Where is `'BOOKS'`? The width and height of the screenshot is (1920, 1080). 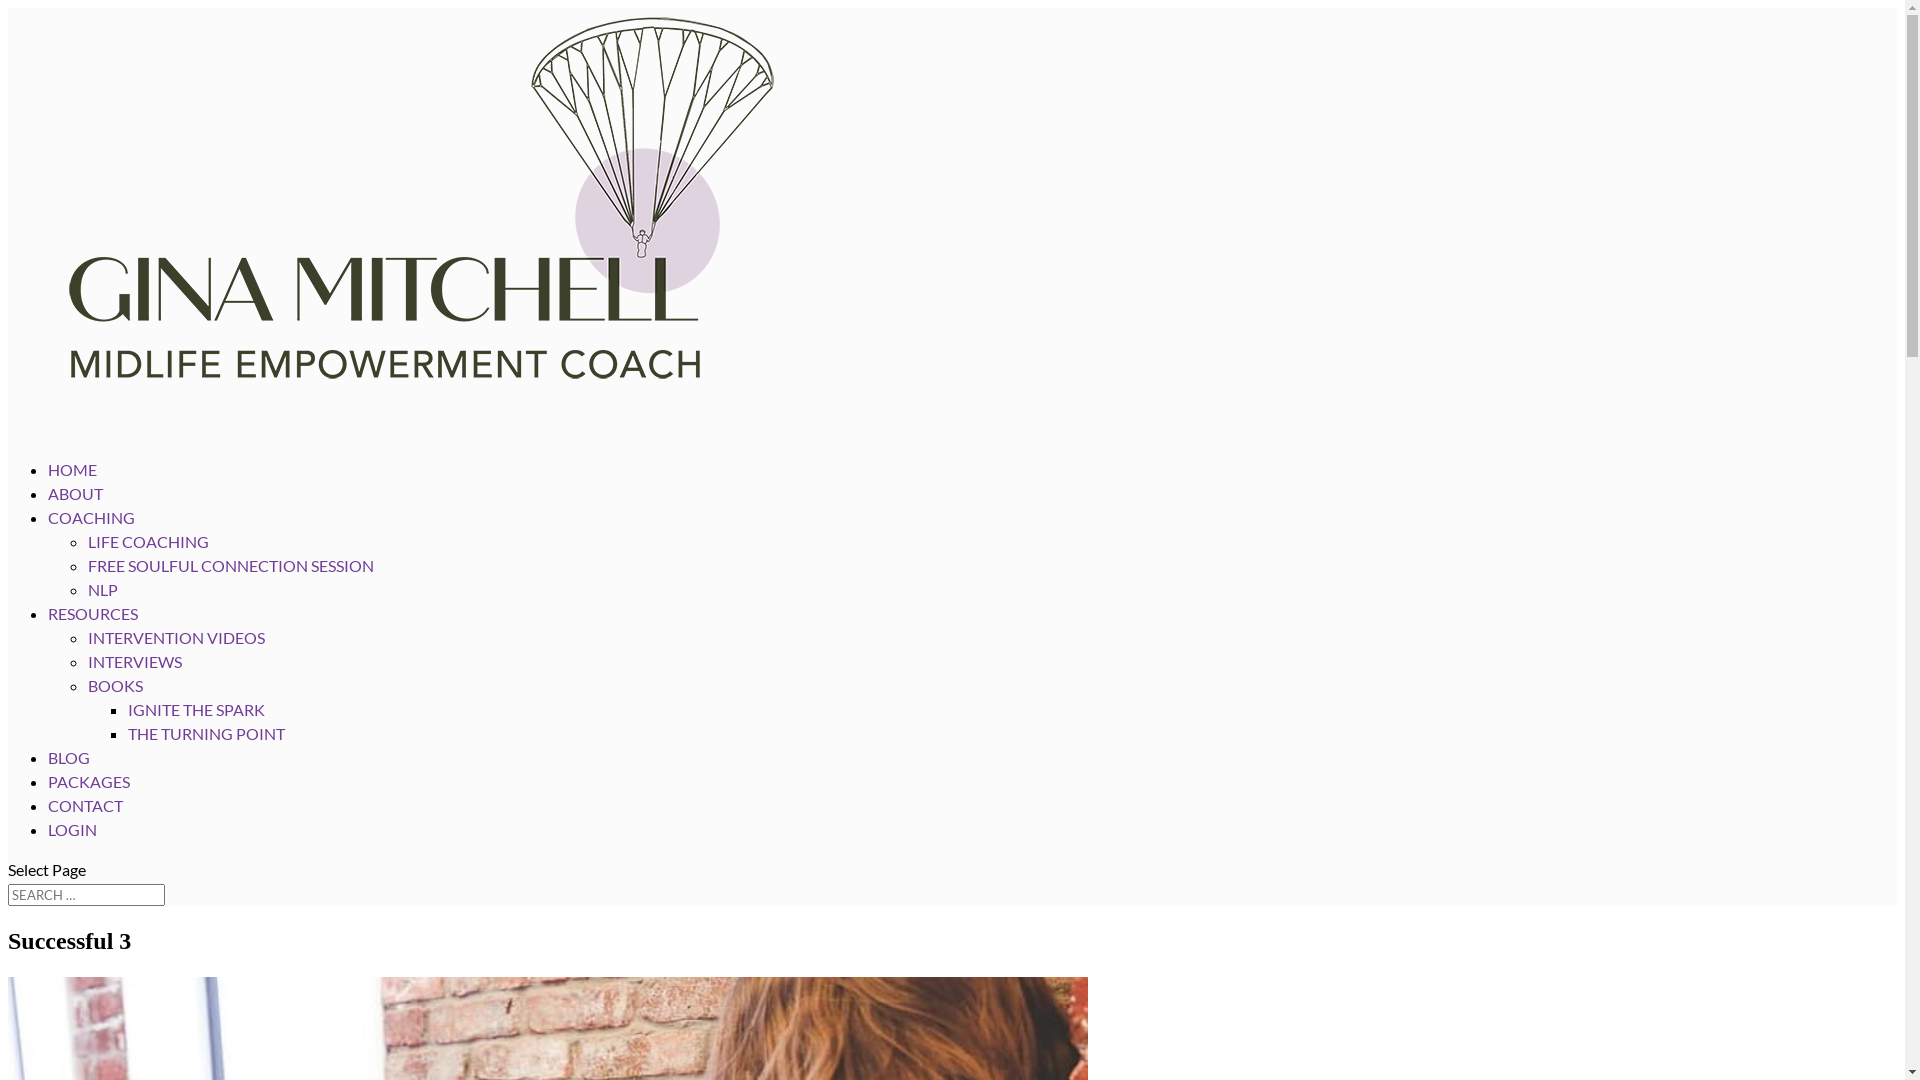
'BOOKS' is located at coordinates (86, 684).